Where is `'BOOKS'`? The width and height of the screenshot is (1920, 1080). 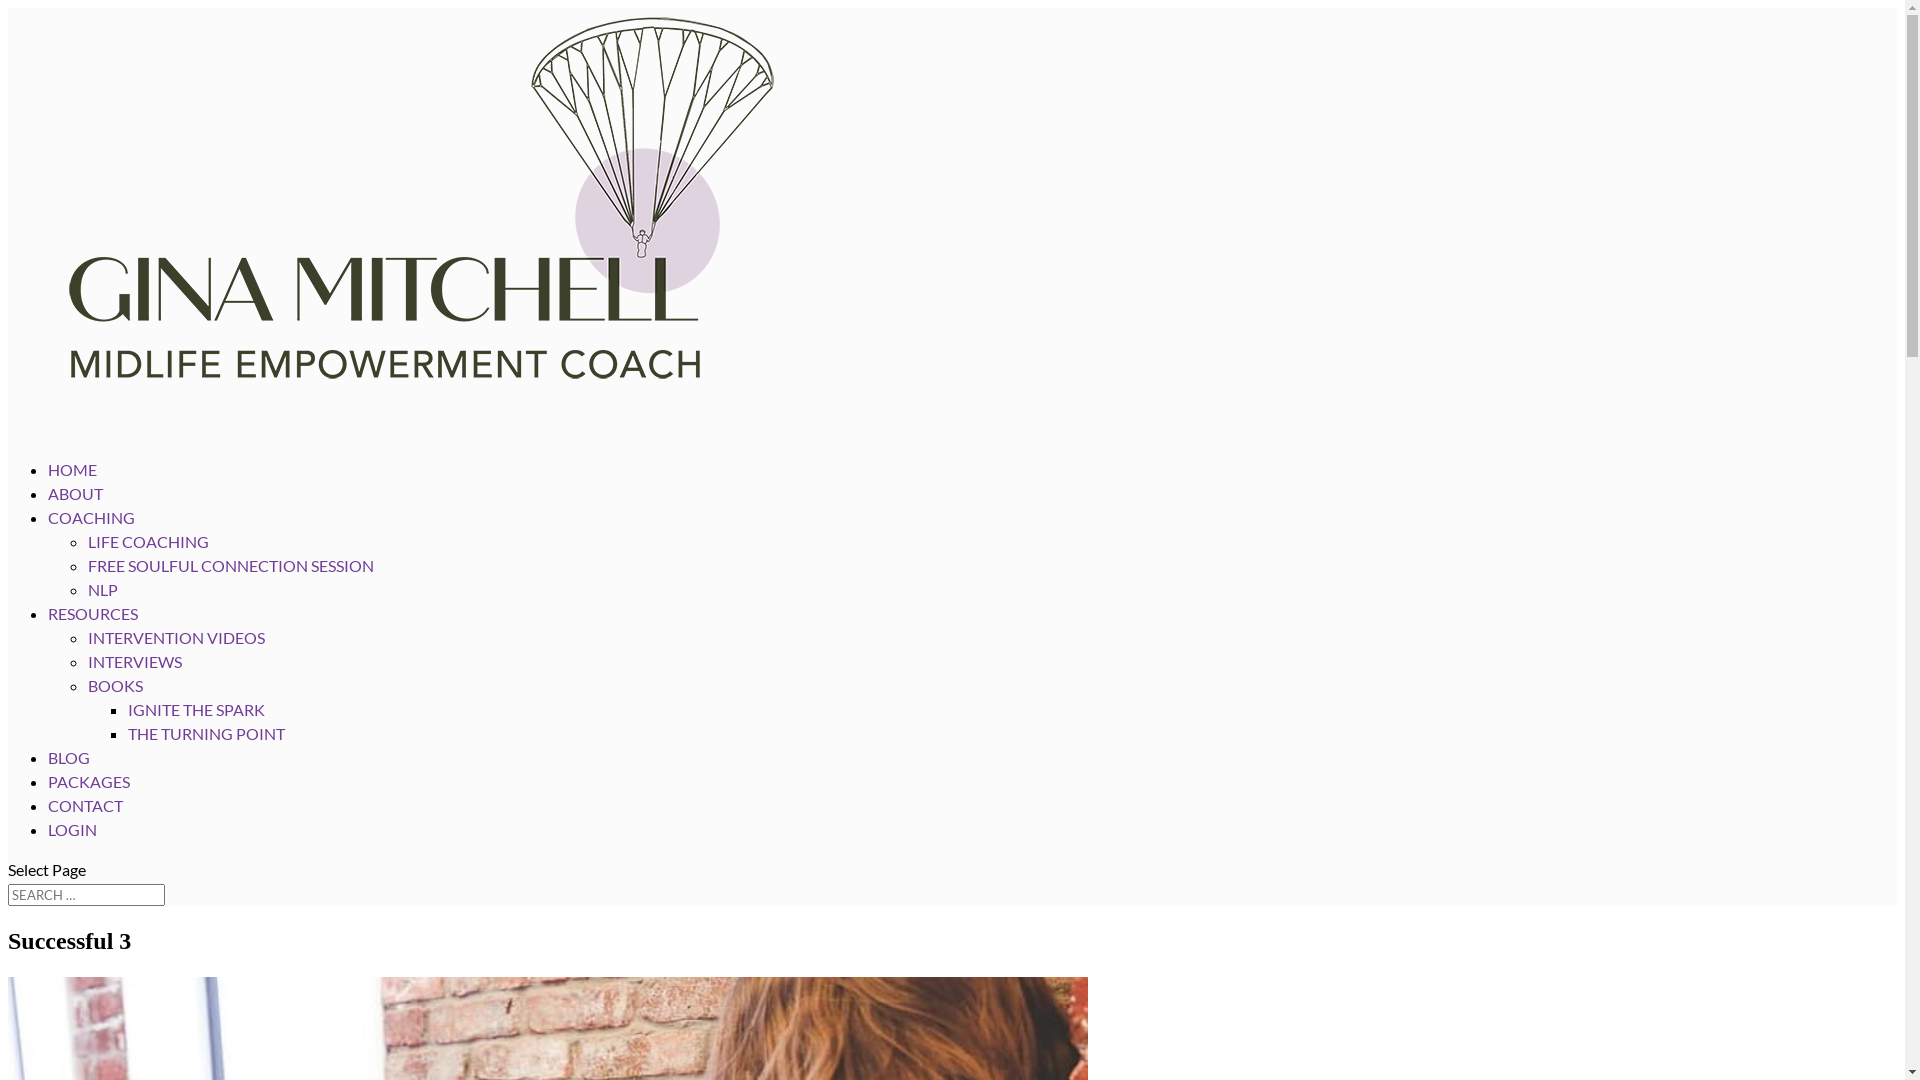
'BOOKS' is located at coordinates (86, 684).